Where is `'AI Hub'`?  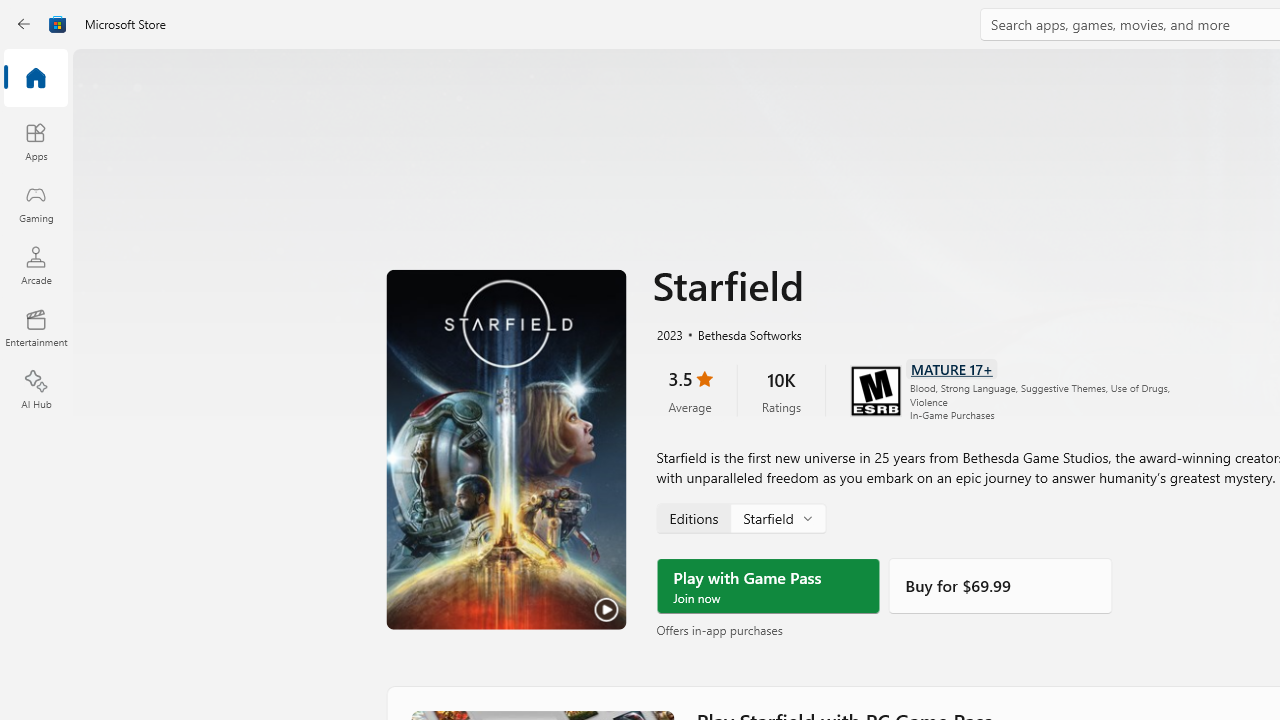
'AI Hub' is located at coordinates (35, 390).